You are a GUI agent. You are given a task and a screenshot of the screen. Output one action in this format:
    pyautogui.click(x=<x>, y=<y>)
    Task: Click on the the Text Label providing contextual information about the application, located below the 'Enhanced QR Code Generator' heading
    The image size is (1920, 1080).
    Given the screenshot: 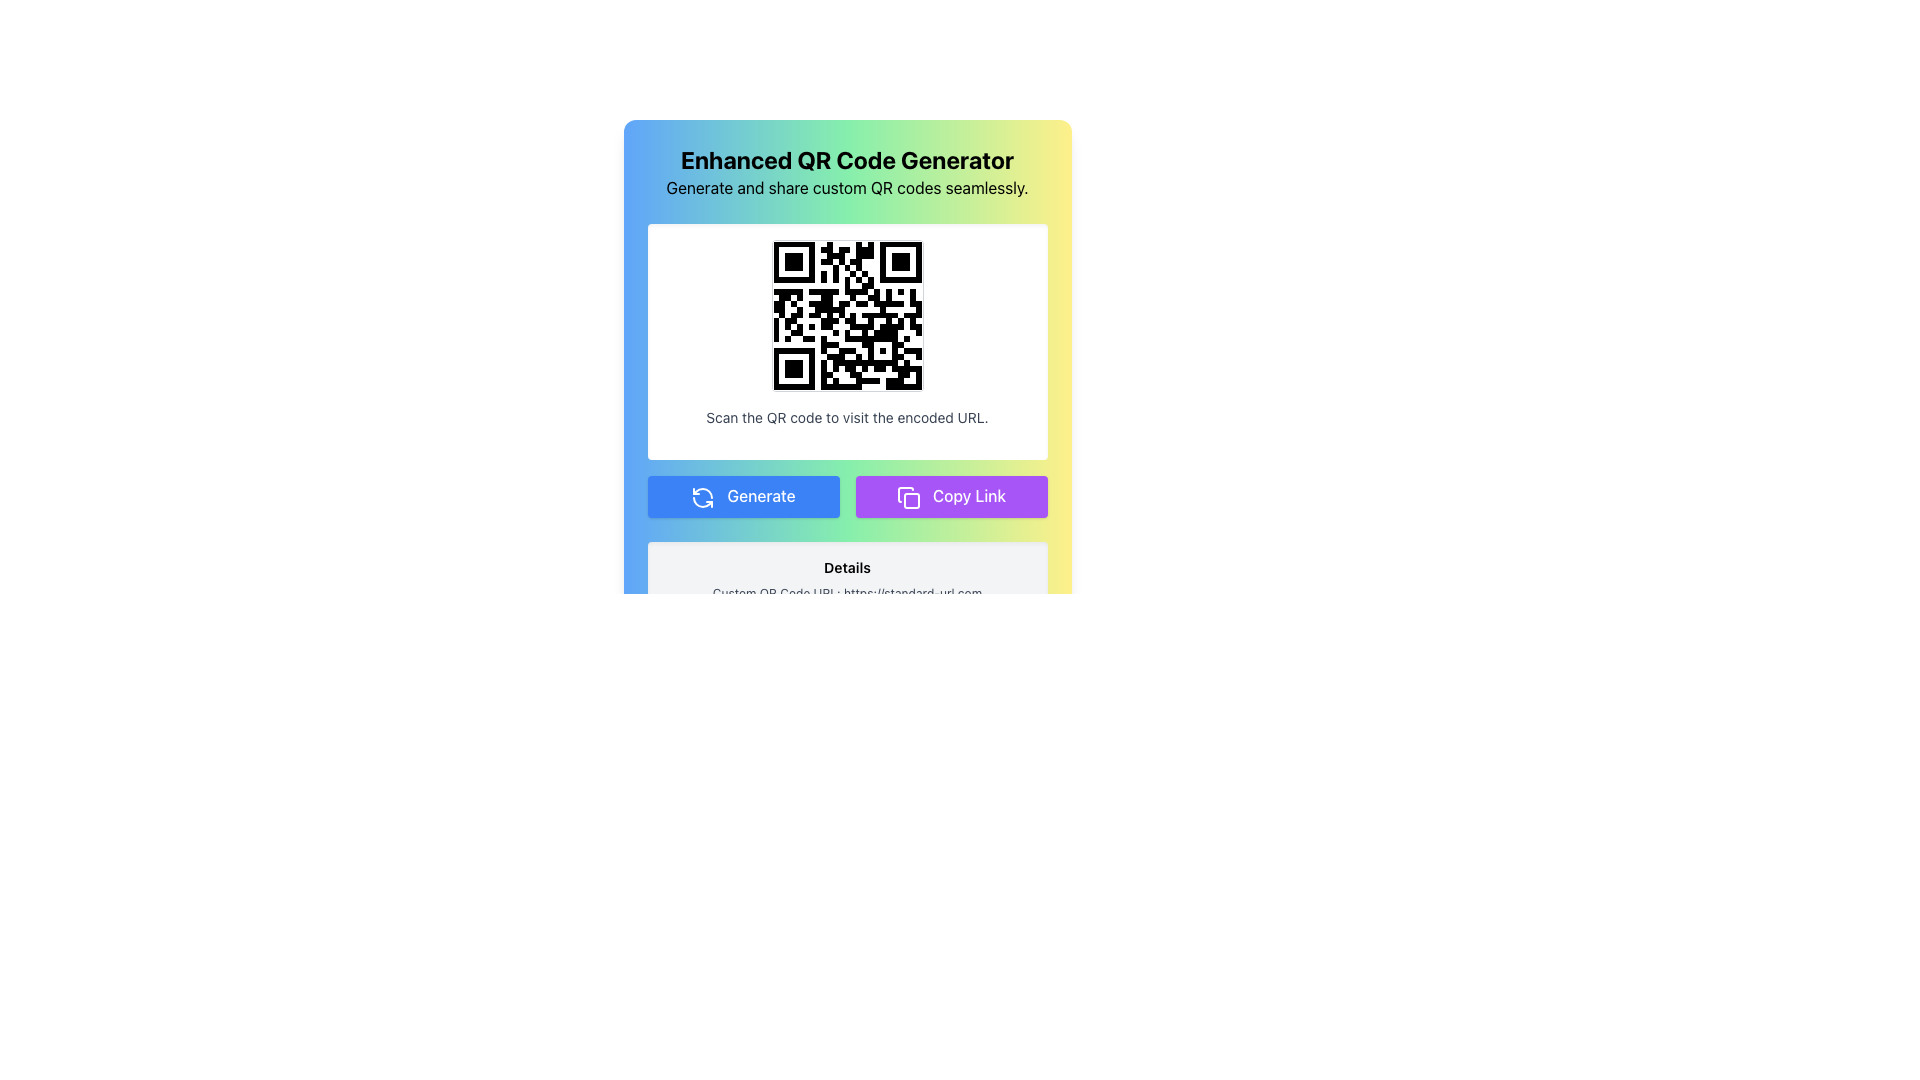 What is the action you would take?
    pyautogui.click(x=847, y=188)
    